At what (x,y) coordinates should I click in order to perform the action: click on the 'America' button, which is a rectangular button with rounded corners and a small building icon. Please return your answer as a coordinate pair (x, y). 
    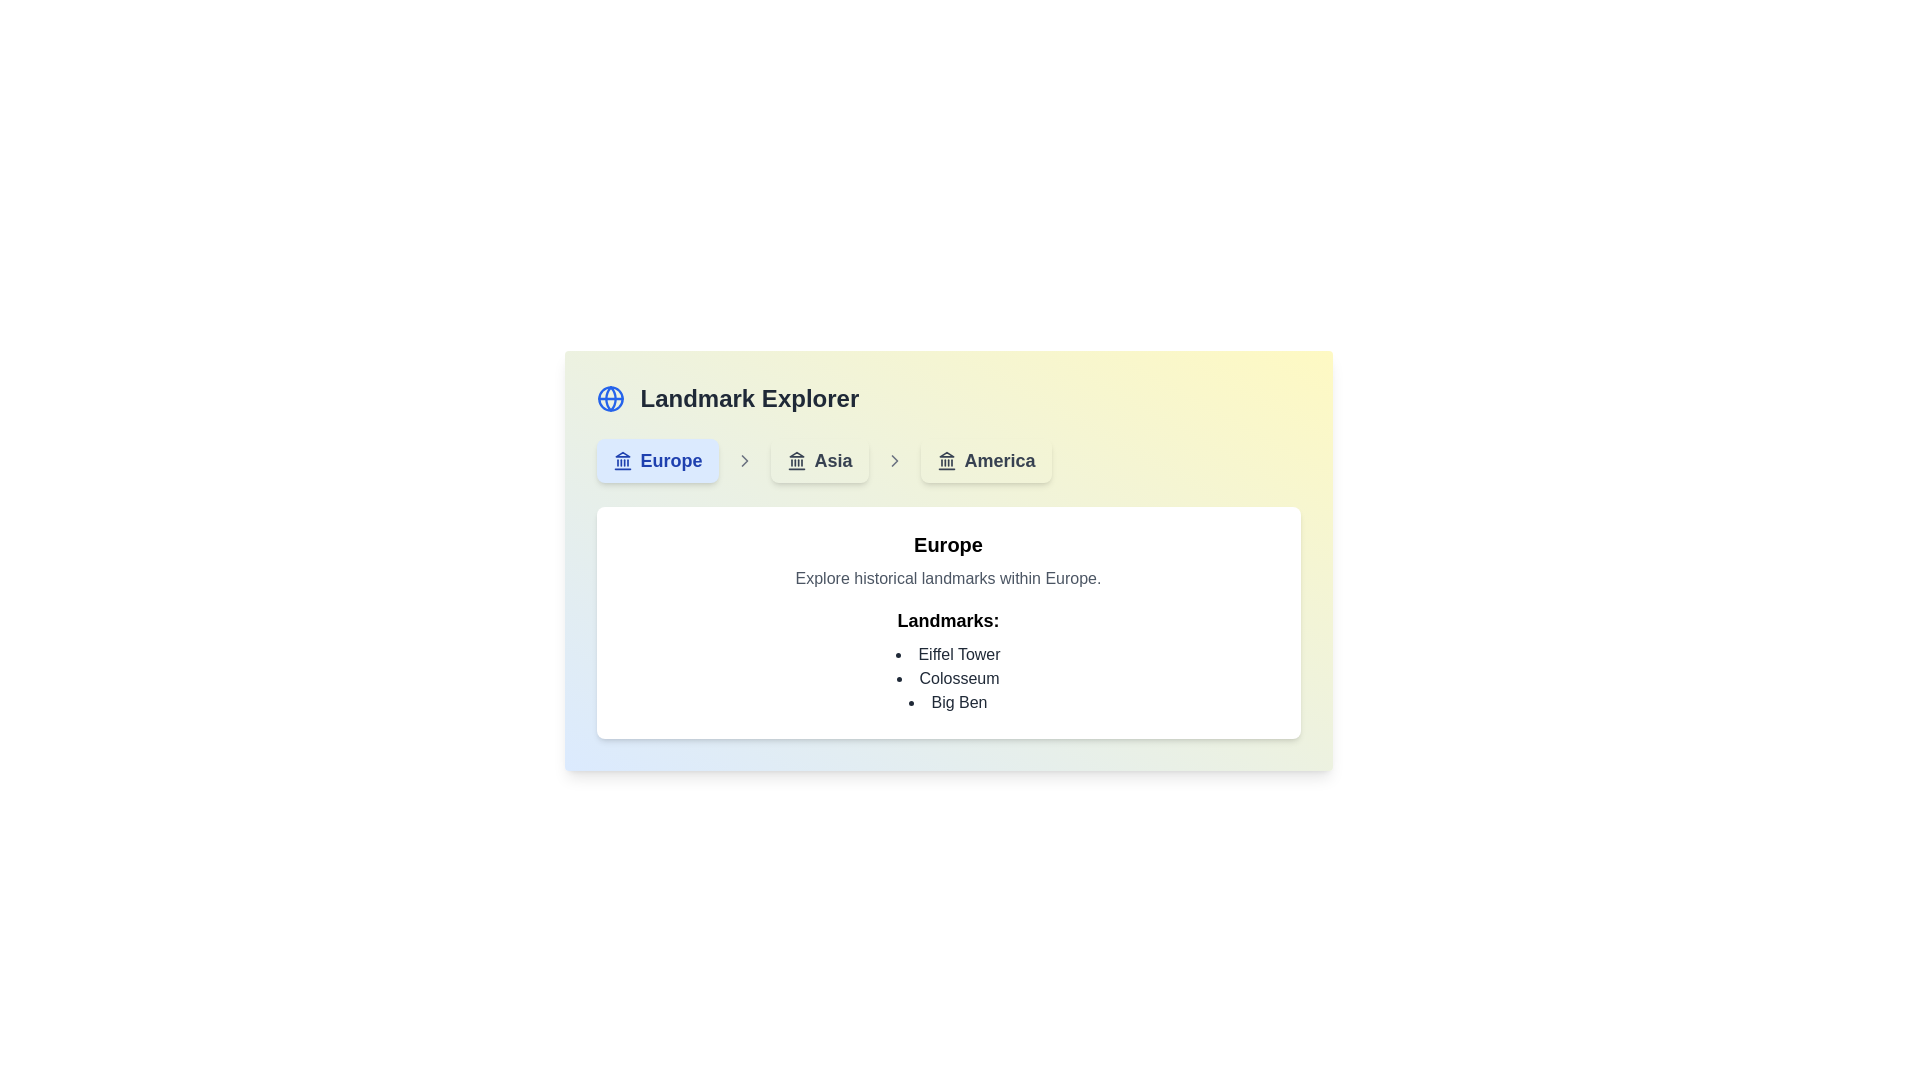
    Looking at the image, I should click on (986, 461).